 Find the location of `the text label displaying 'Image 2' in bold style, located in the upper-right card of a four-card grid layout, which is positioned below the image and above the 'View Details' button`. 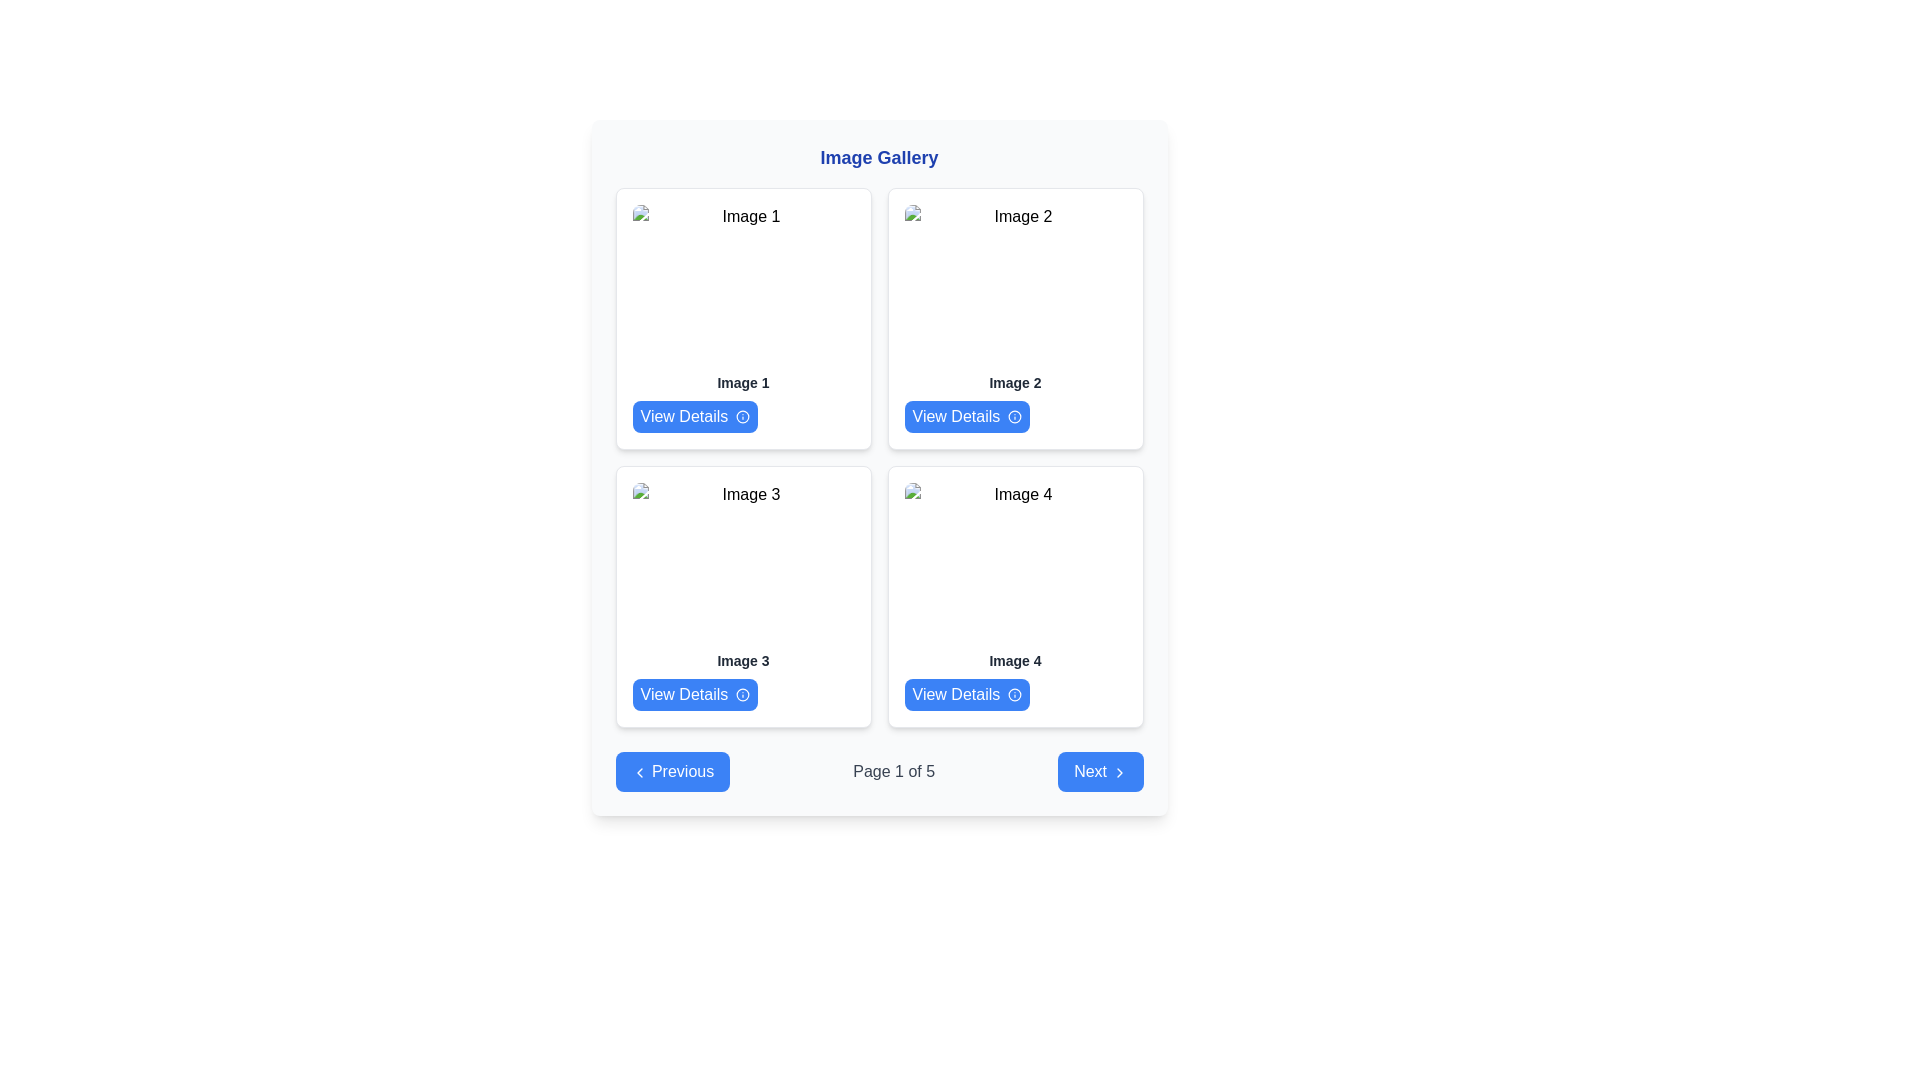

the text label displaying 'Image 2' in bold style, located in the upper-right card of a four-card grid layout, which is positioned below the image and above the 'View Details' button is located at coordinates (1015, 382).